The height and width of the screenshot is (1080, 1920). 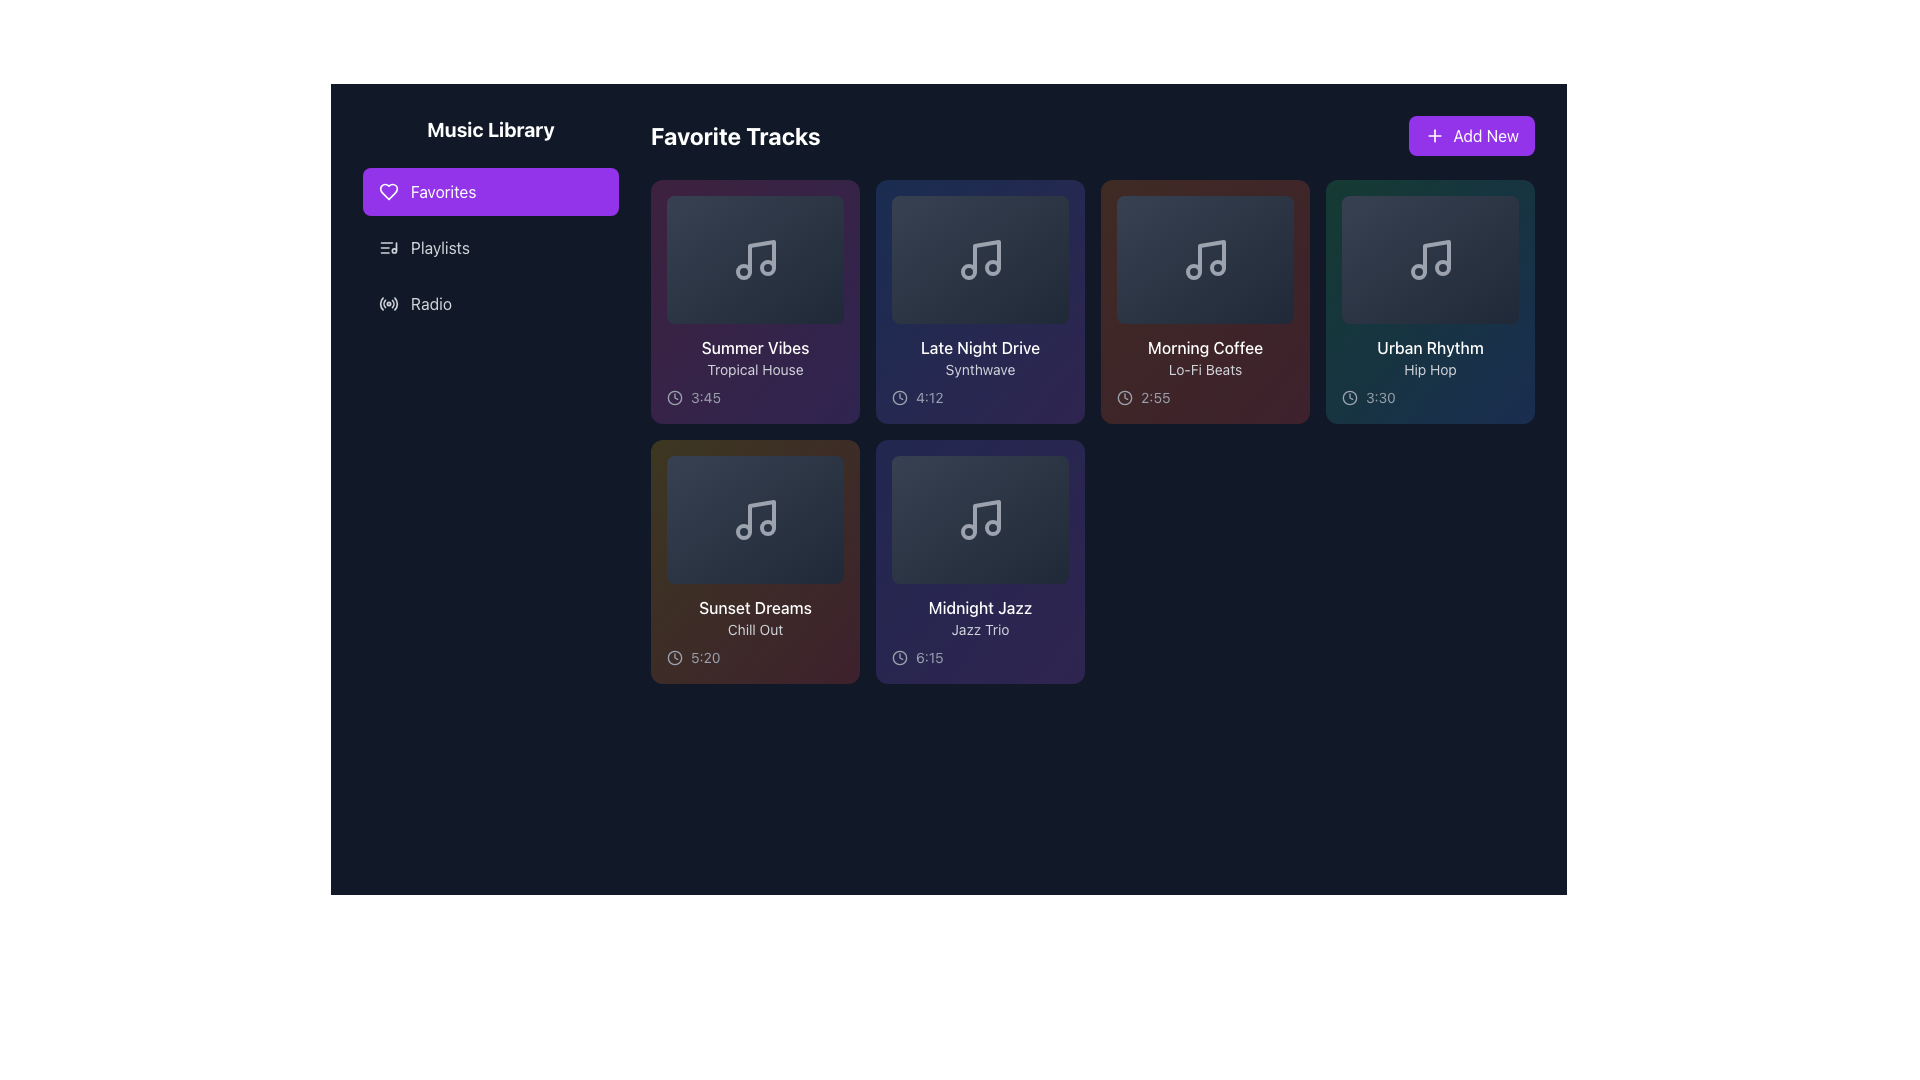 What do you see at coordinates (986, 515) in the screenshot?
I see `the main vertical line of the music icon representing a music track in the 'Midnight Jazz' card located in the last row, second column of the 'Favorite Tracks' grid` at bounding box center [986, 515].